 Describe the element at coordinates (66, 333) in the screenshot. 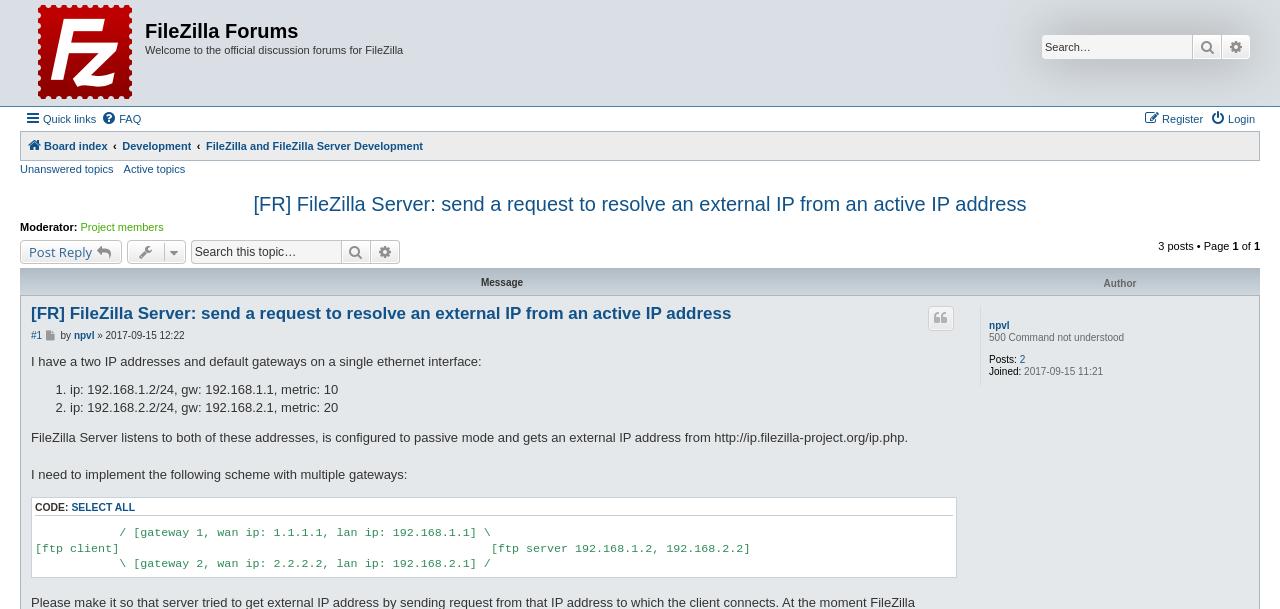

I see `'by'` at that location.